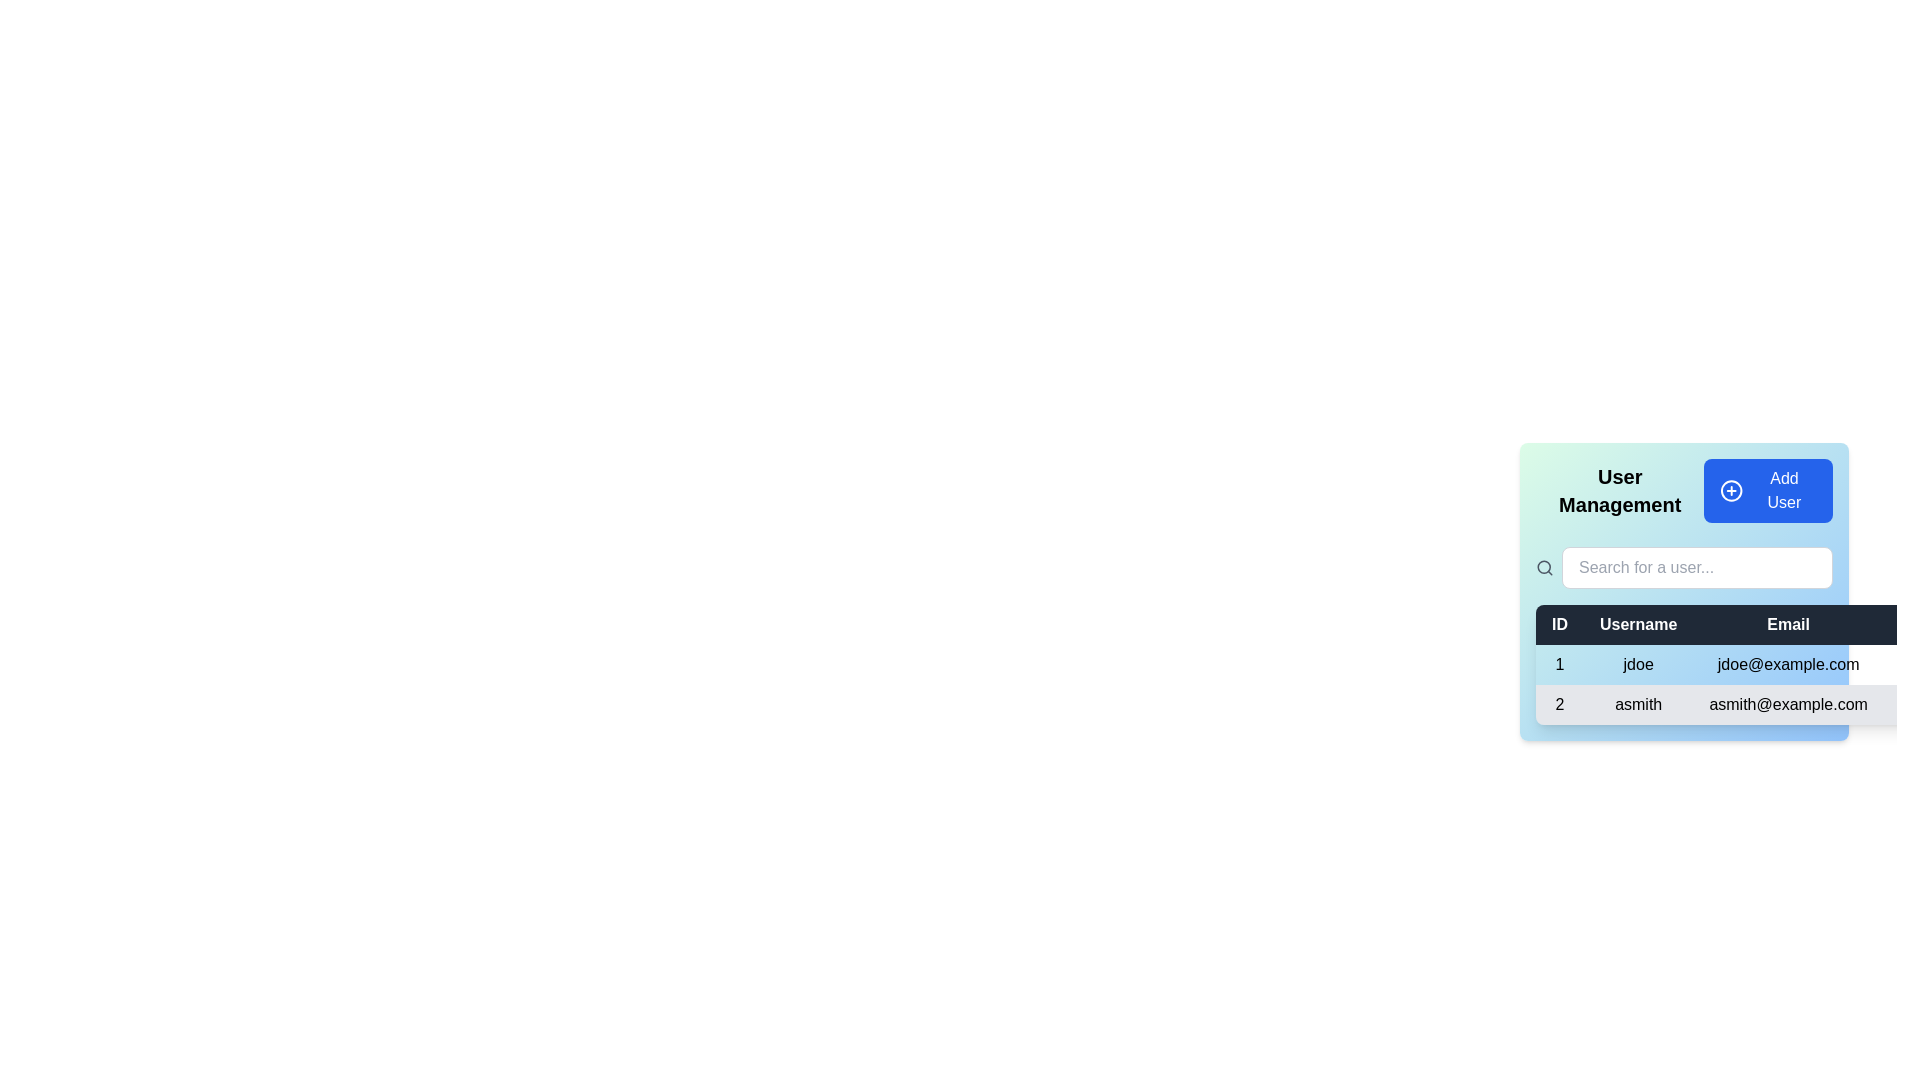 This screenshot has width=1920, height=1080. What do you see at coordinates (1731, 490) in the screenshot?
I see `the icon element located in the toolbar to the right of the 'User Management' label` at bounding box center [1731, 490].